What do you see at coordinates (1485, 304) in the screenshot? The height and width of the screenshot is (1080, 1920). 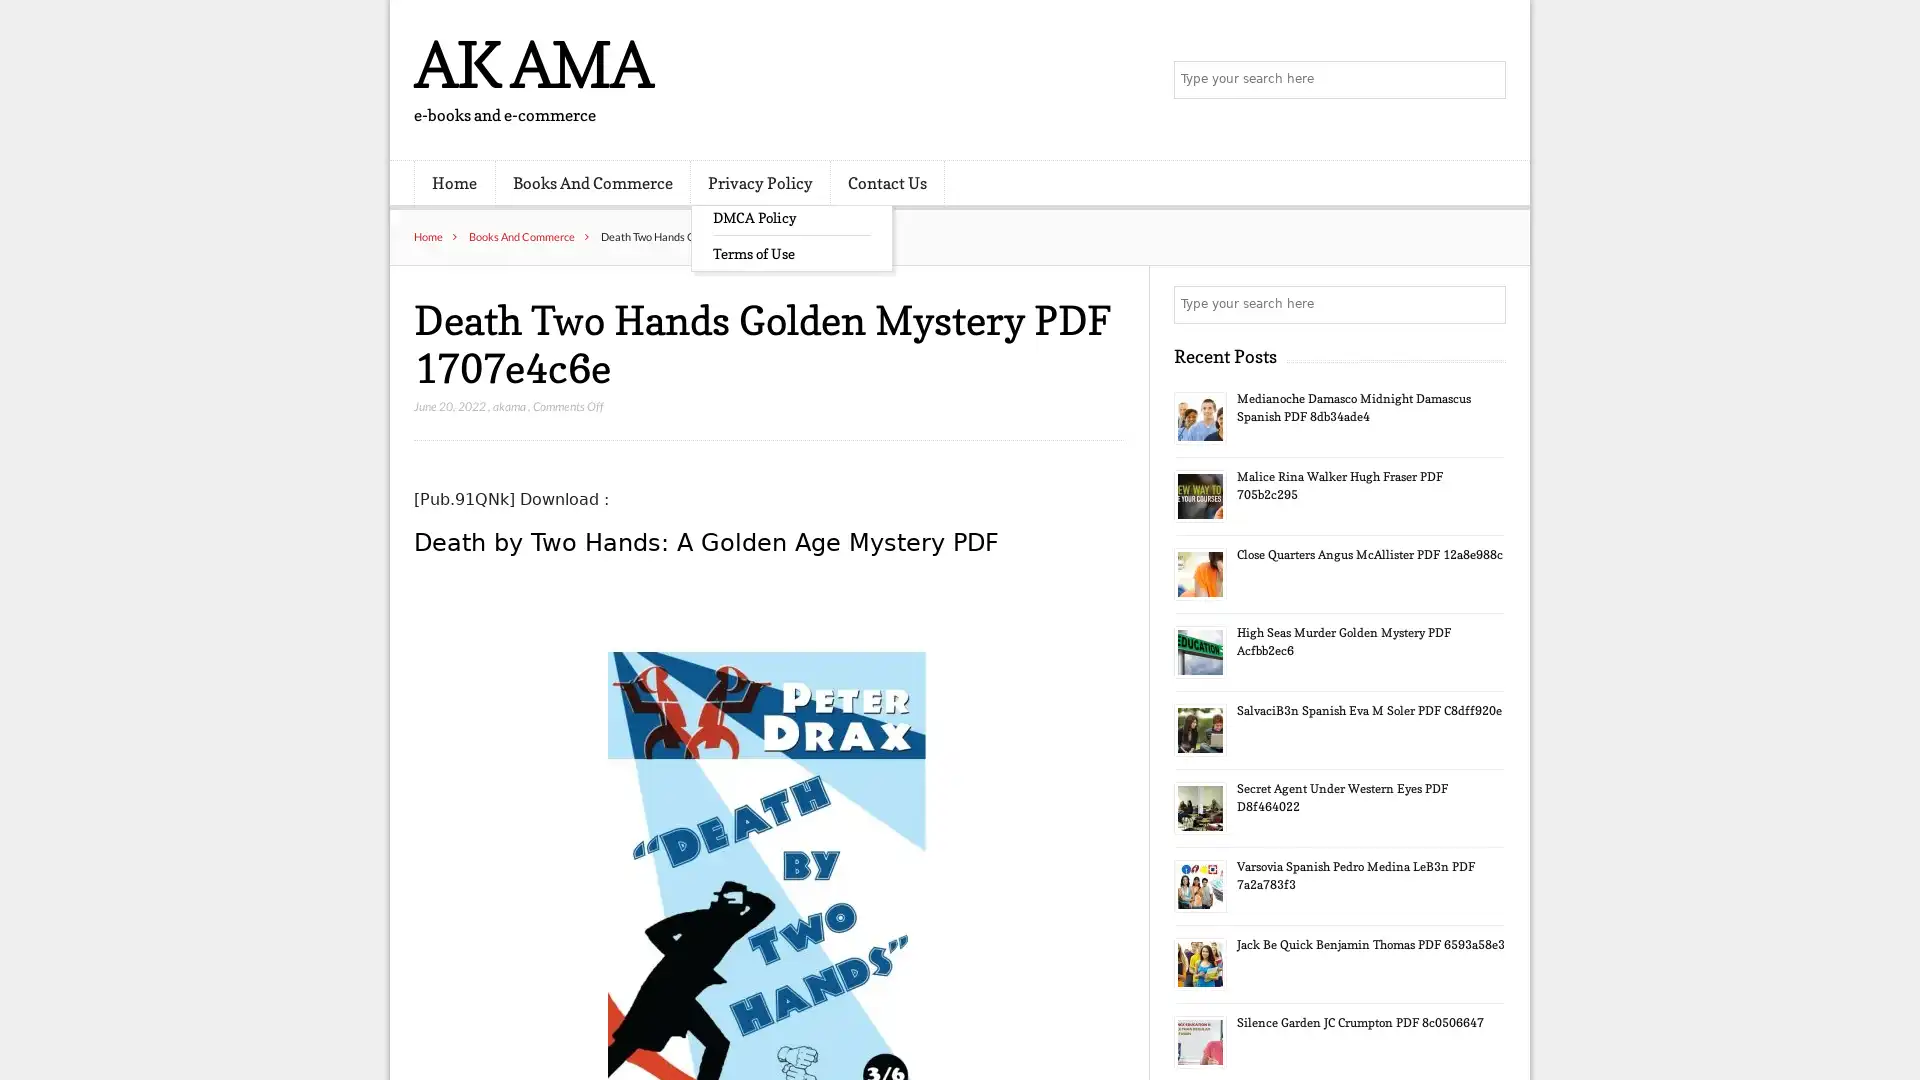 I see `Search` at bounding box center [1485, 304].